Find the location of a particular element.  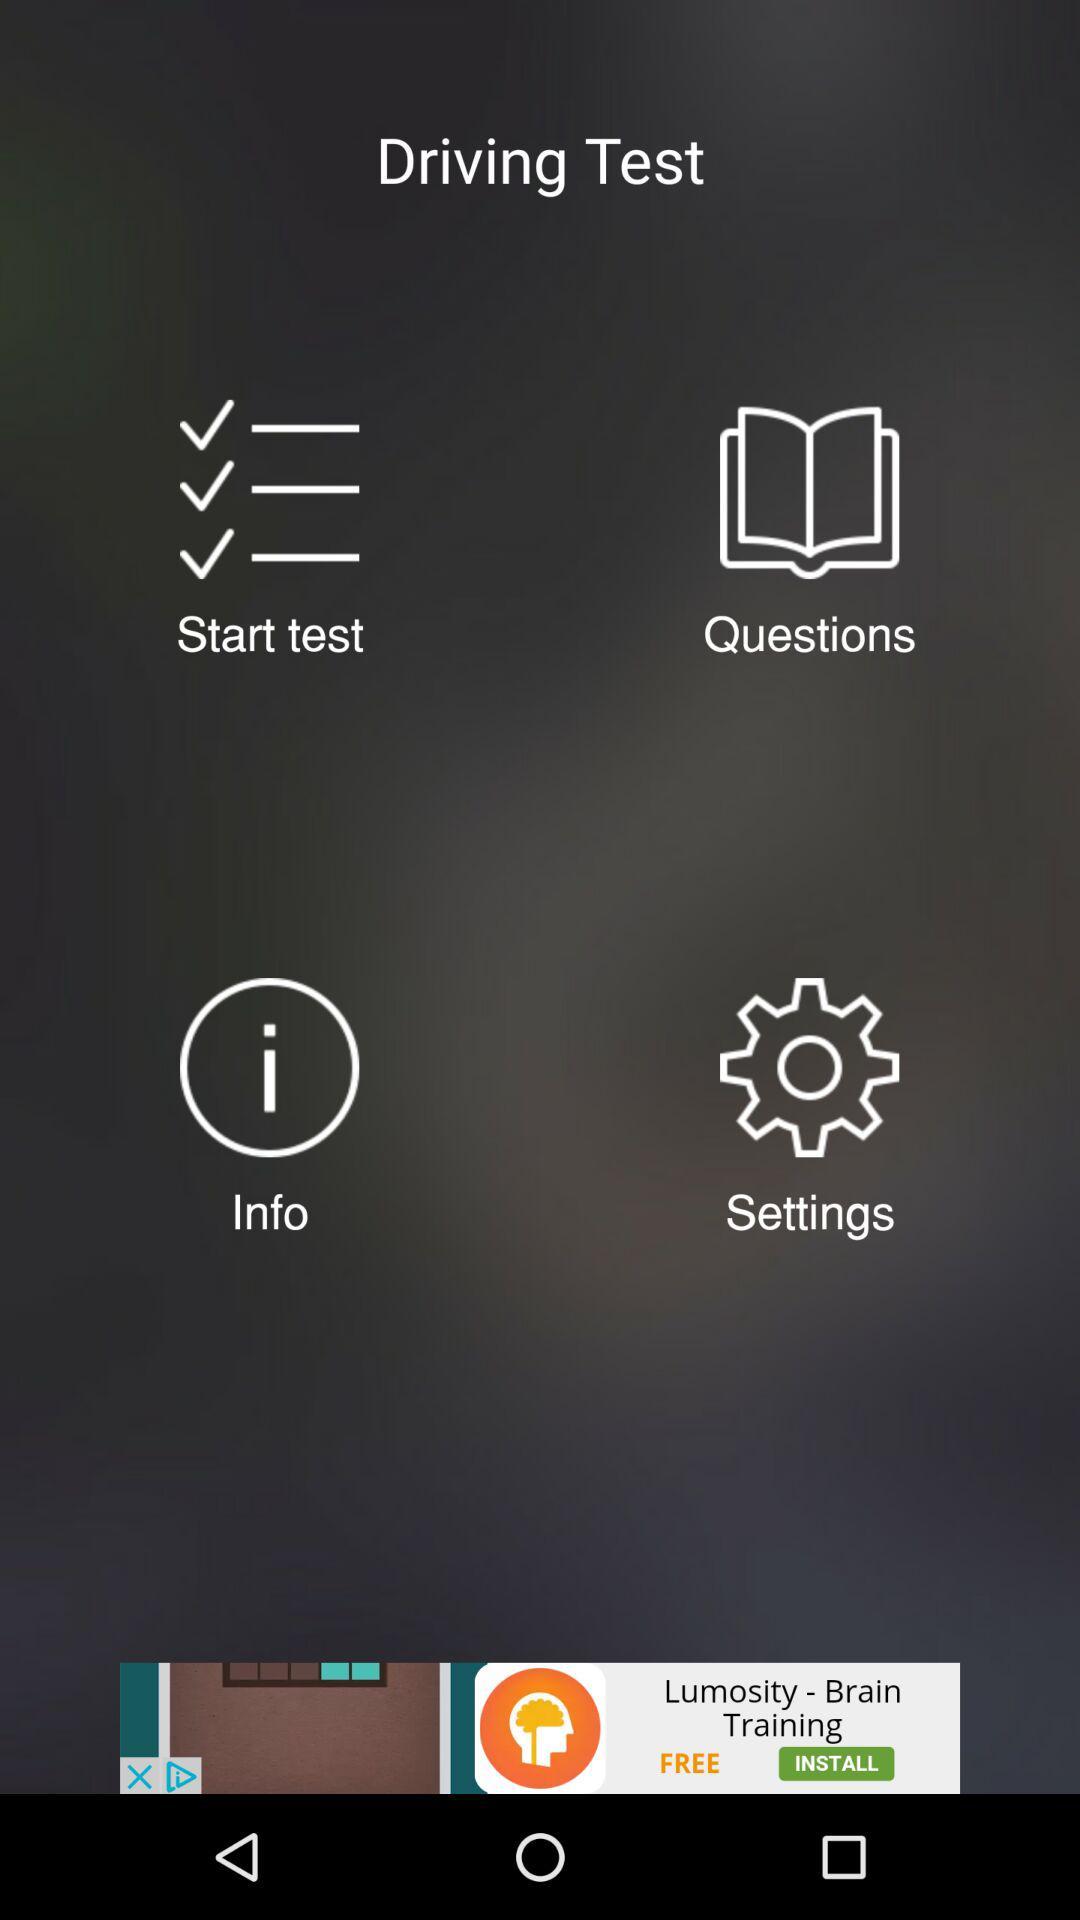

settings is located at coordinates (808, 1066).